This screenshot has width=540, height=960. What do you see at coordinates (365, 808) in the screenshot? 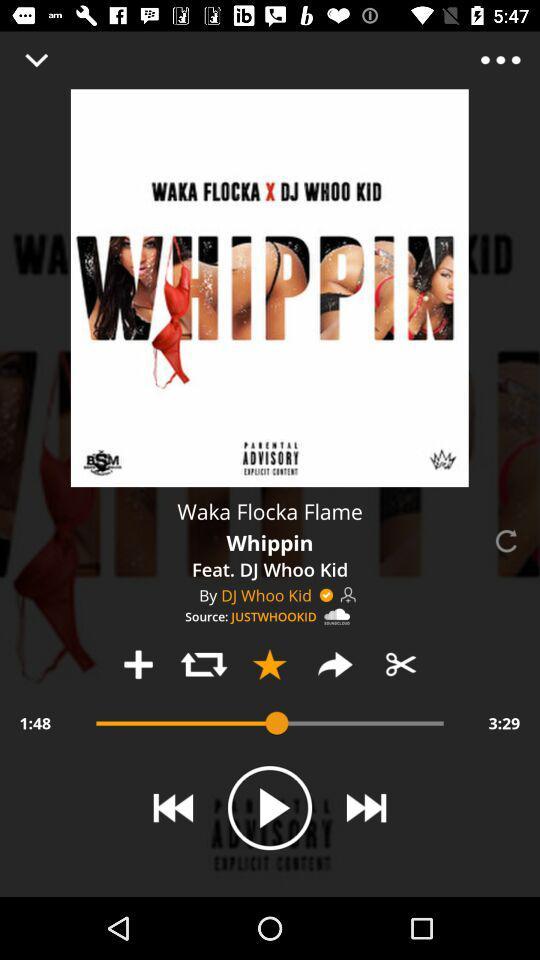
I see `the skip_next icon` at bounding box center [365, 808].